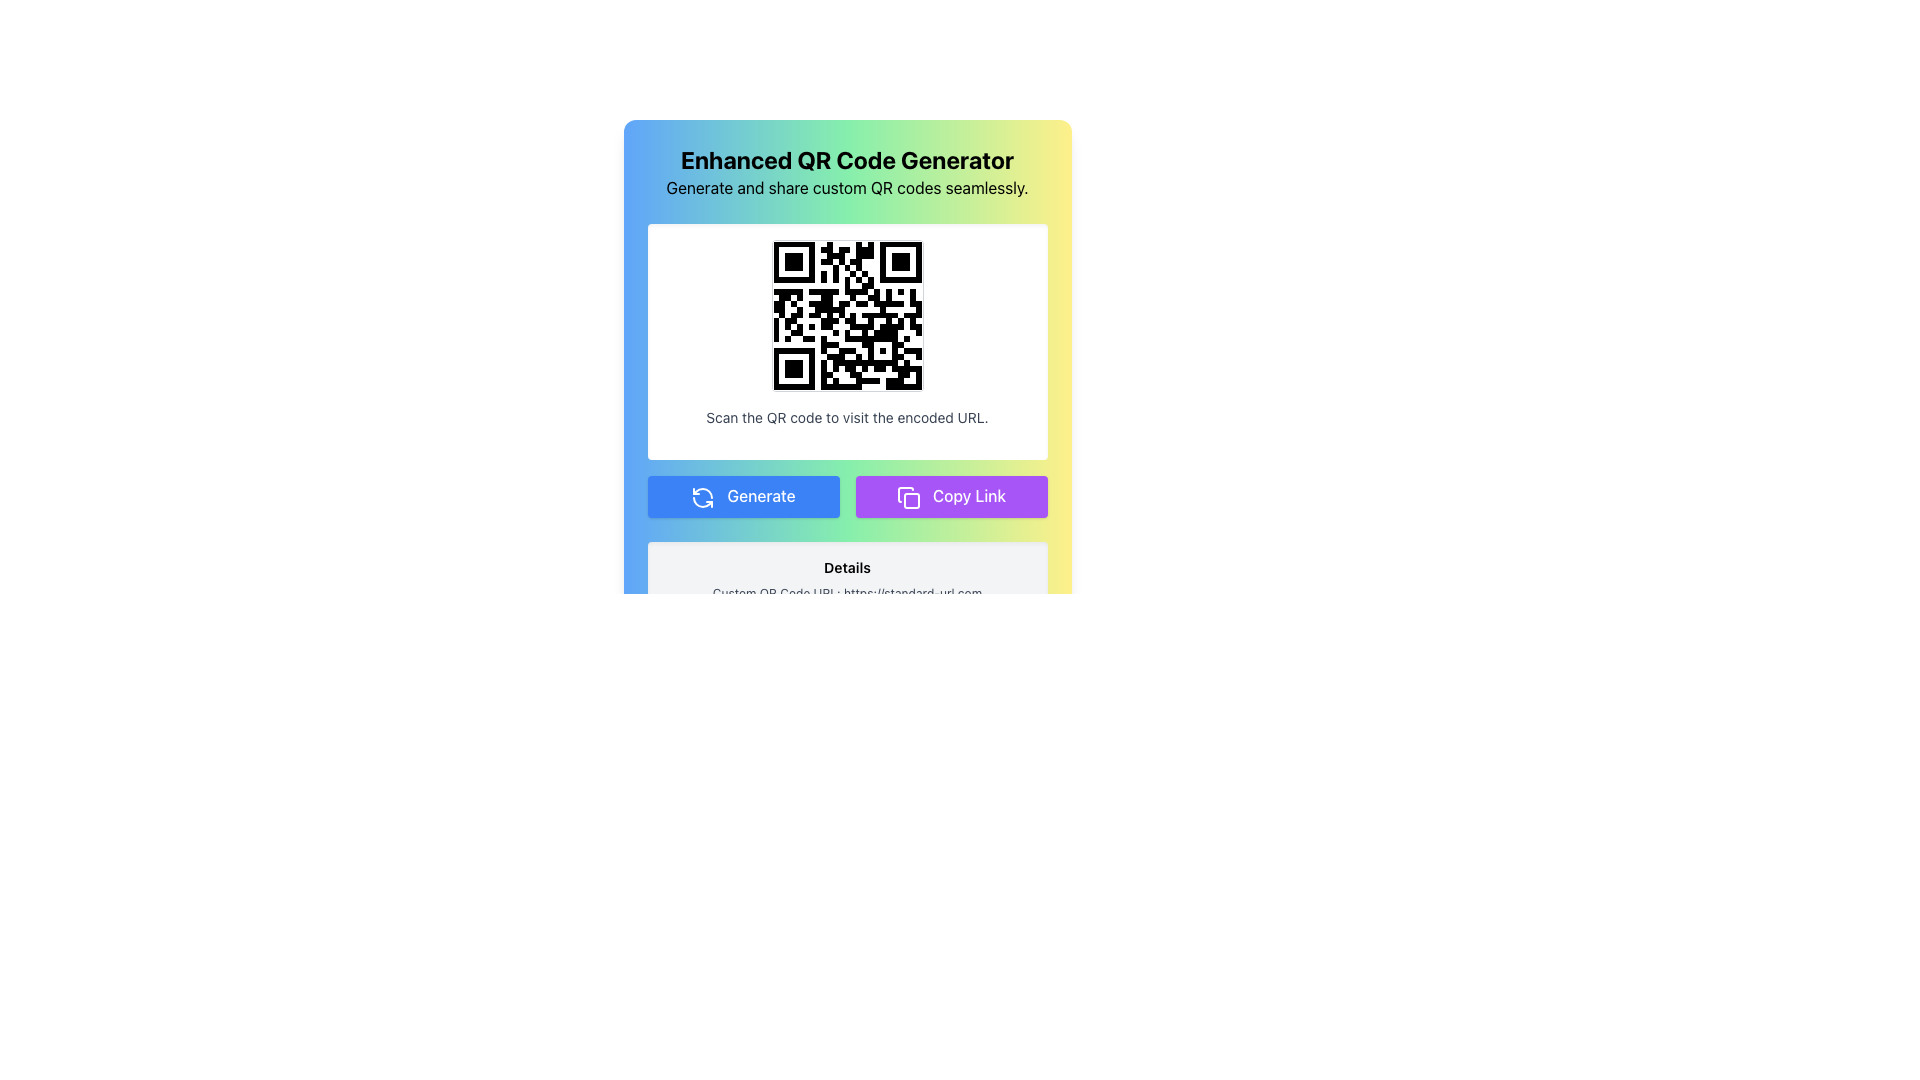 This screenshot has height=1080, width=1920. Describe the element at coordinates (847, 416) in the screenshot. I see `instructional text label located beneath the QR code image, which informs users to scan the QR code above to access an encoded URL` at that location.